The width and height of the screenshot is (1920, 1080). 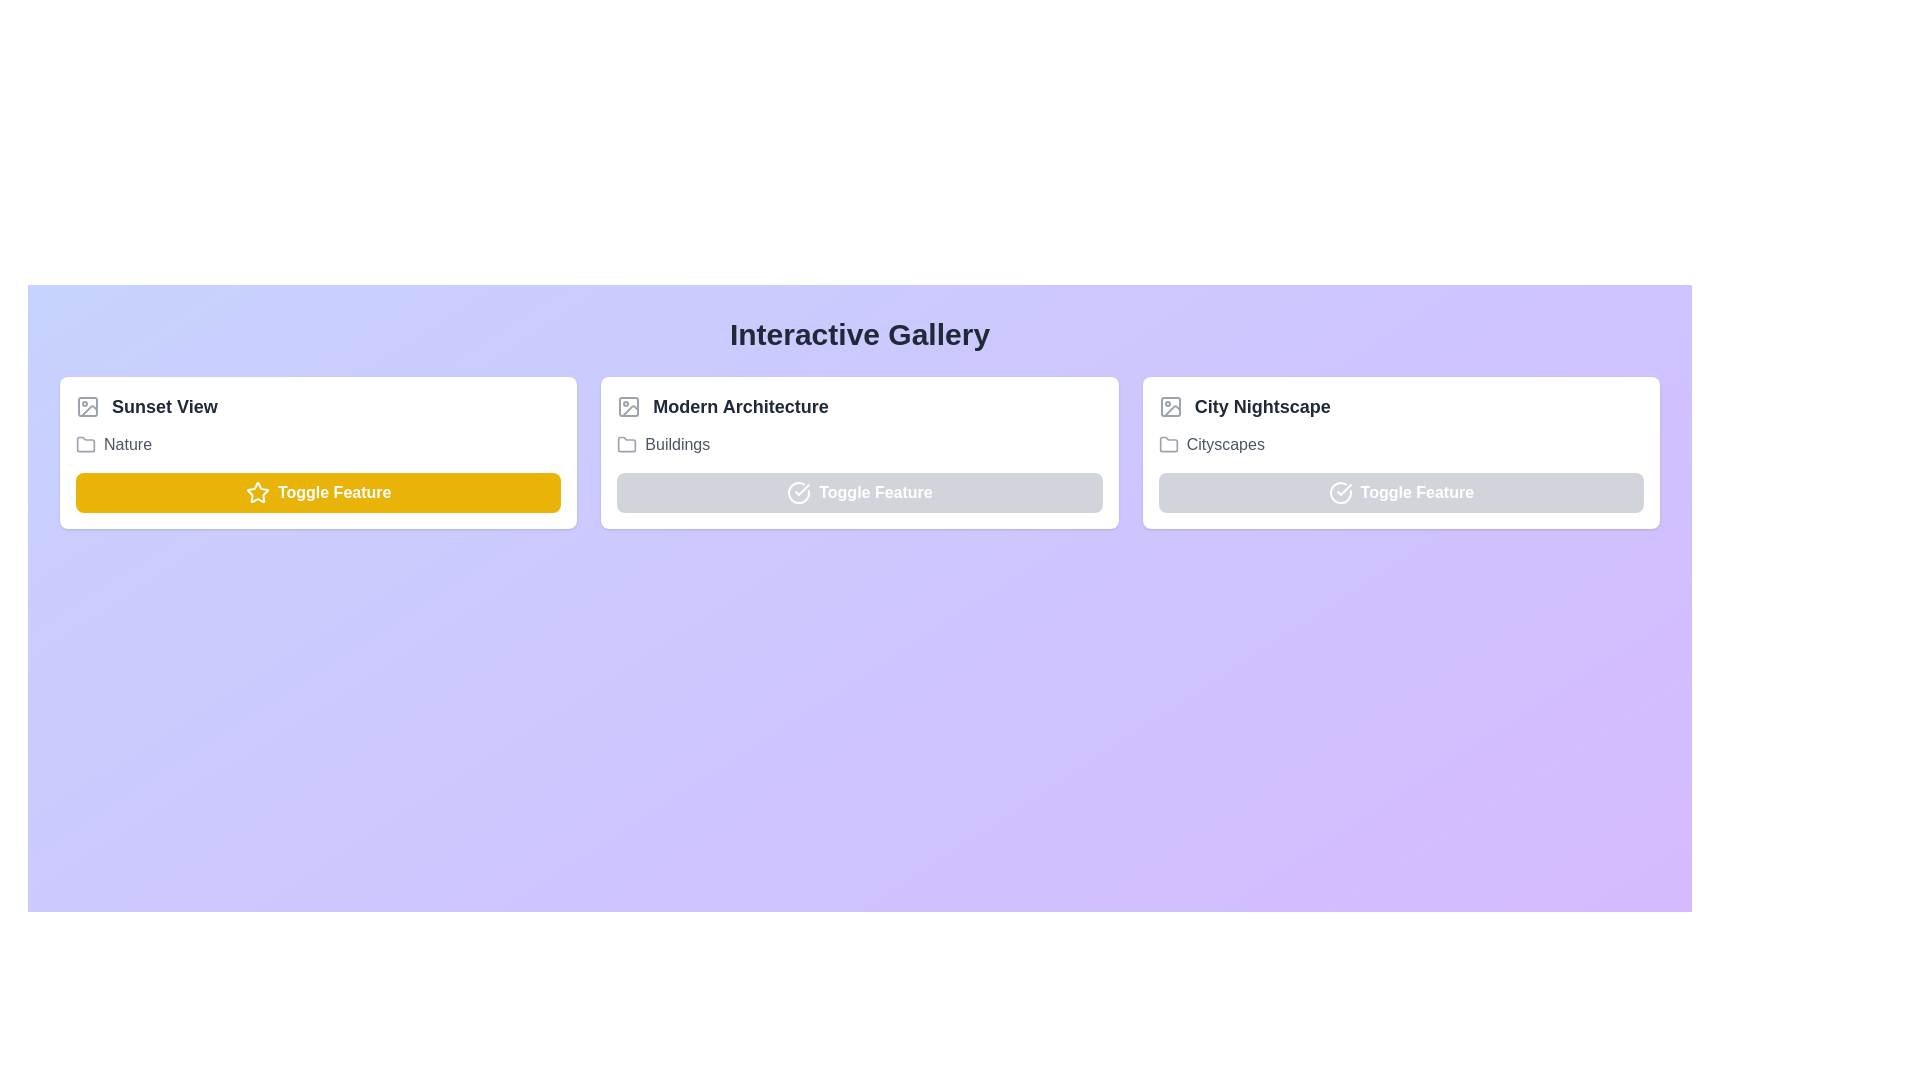 What do you see at coordinates (317, 493) in the screenshot?
I see `the vibrant yellow 'Toggle Feature' button with white text and a star icon located in the first card titled 'Sunset View'` at bounding box center [317, 493].